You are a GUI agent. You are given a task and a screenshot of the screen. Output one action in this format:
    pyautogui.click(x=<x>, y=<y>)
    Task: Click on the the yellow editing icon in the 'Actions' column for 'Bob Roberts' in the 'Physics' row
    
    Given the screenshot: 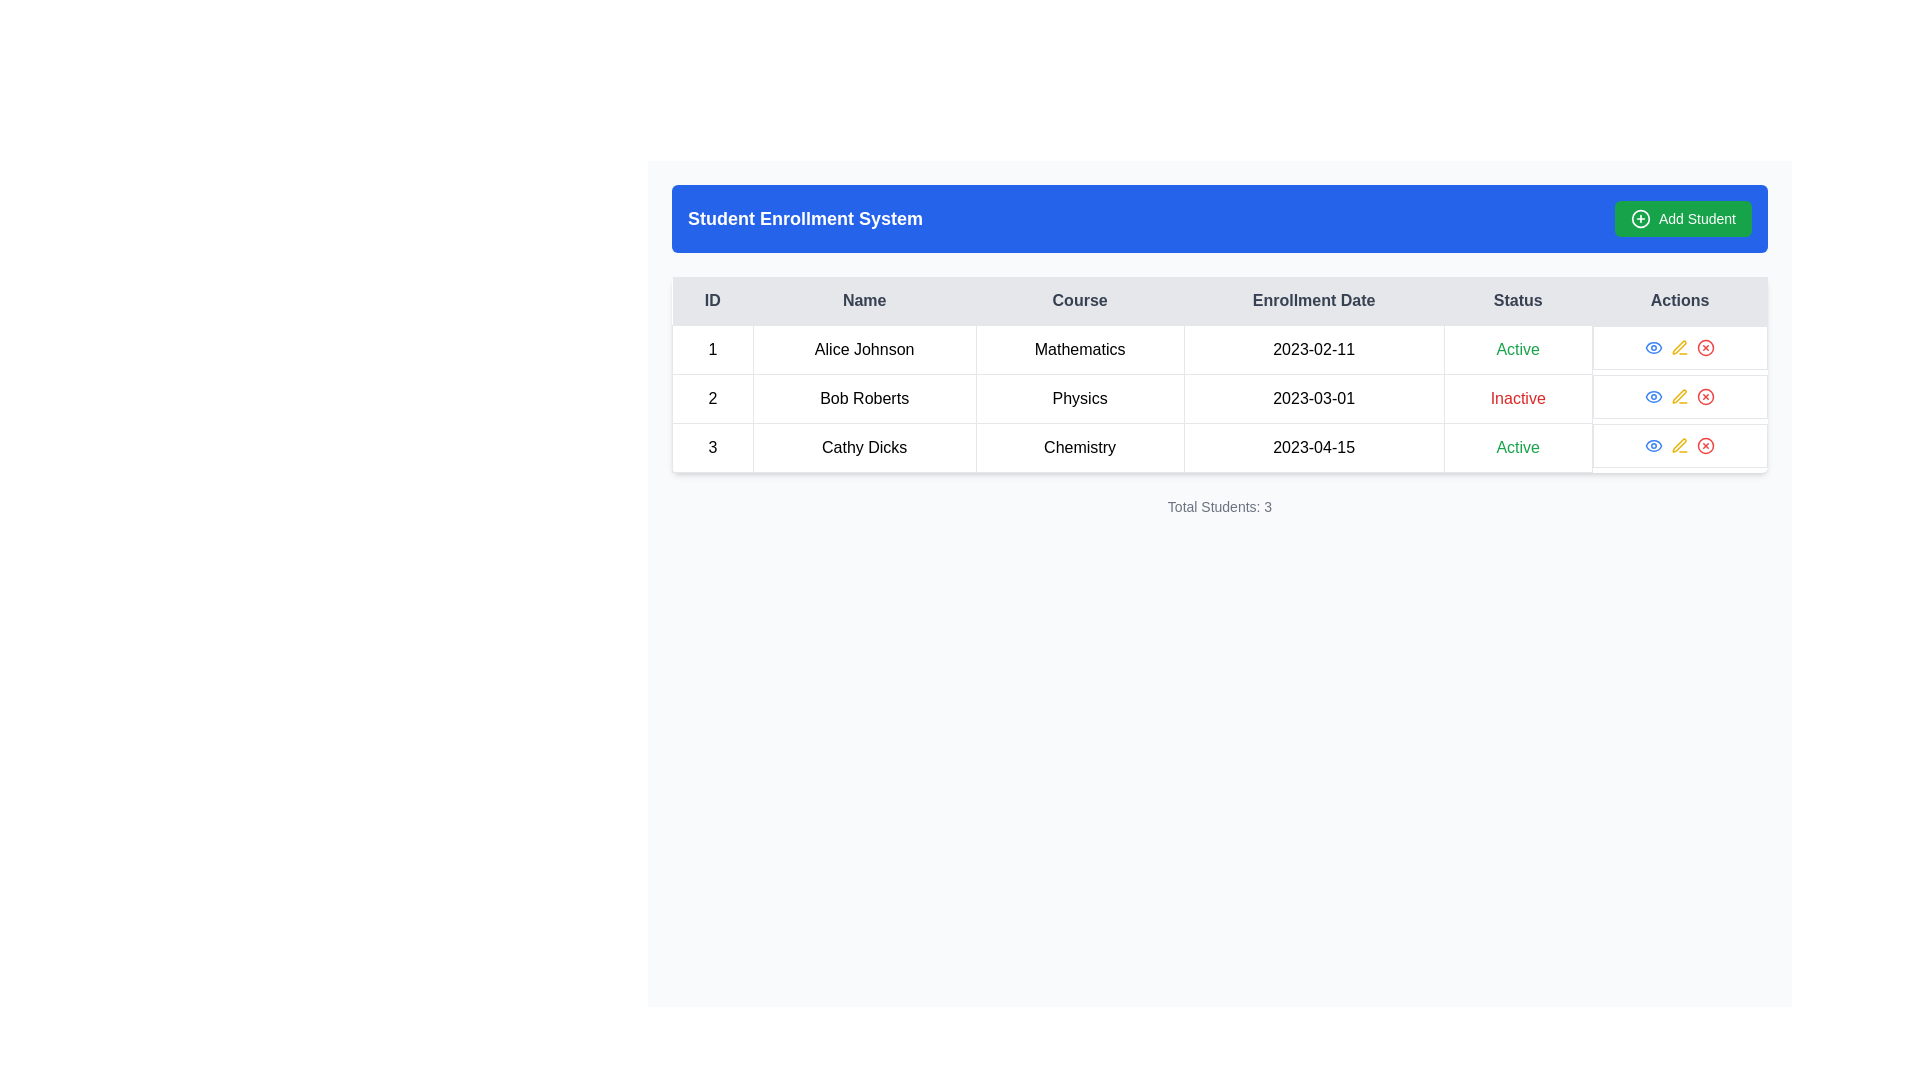 What is the action you would take?
    pyautogui.click(x=1680, y=346)
    